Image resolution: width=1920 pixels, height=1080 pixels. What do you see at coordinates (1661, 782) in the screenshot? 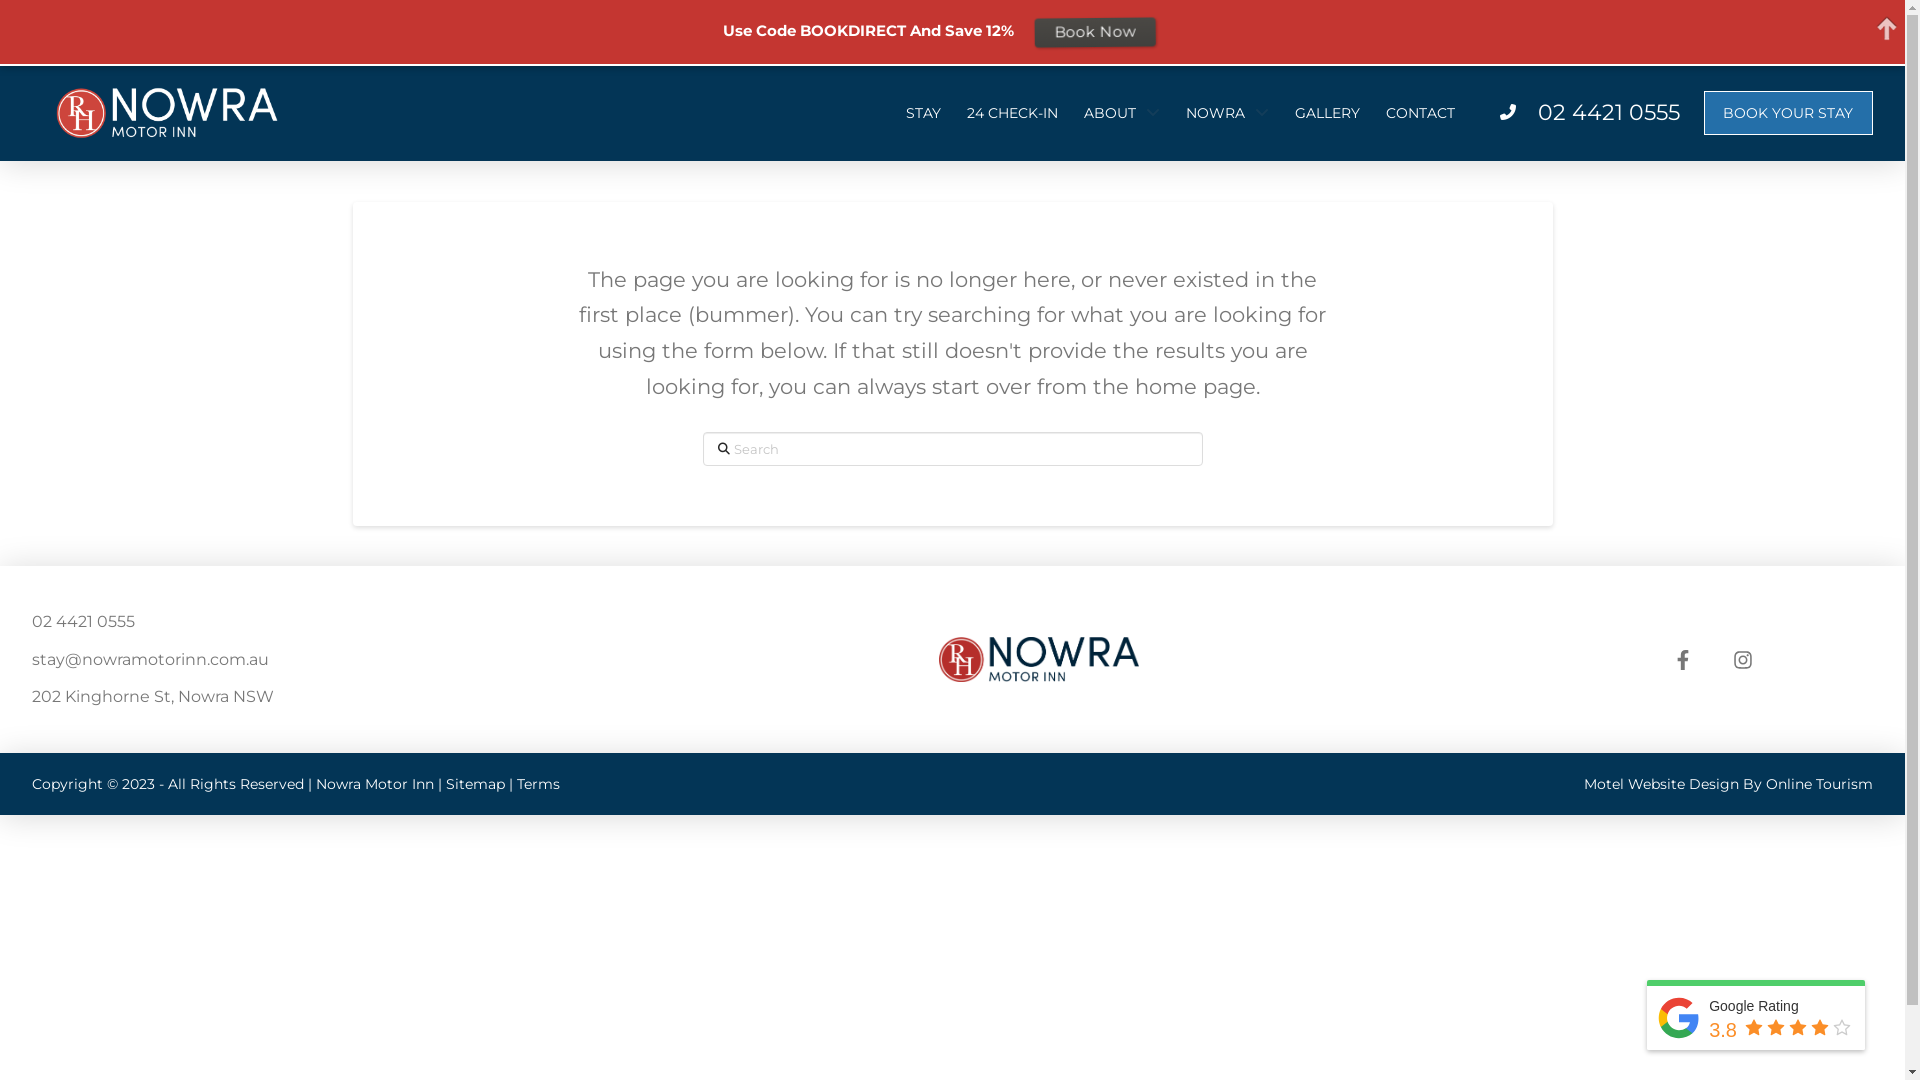
I see `'Motel Website Design'` at bounding box center [1661, 782].